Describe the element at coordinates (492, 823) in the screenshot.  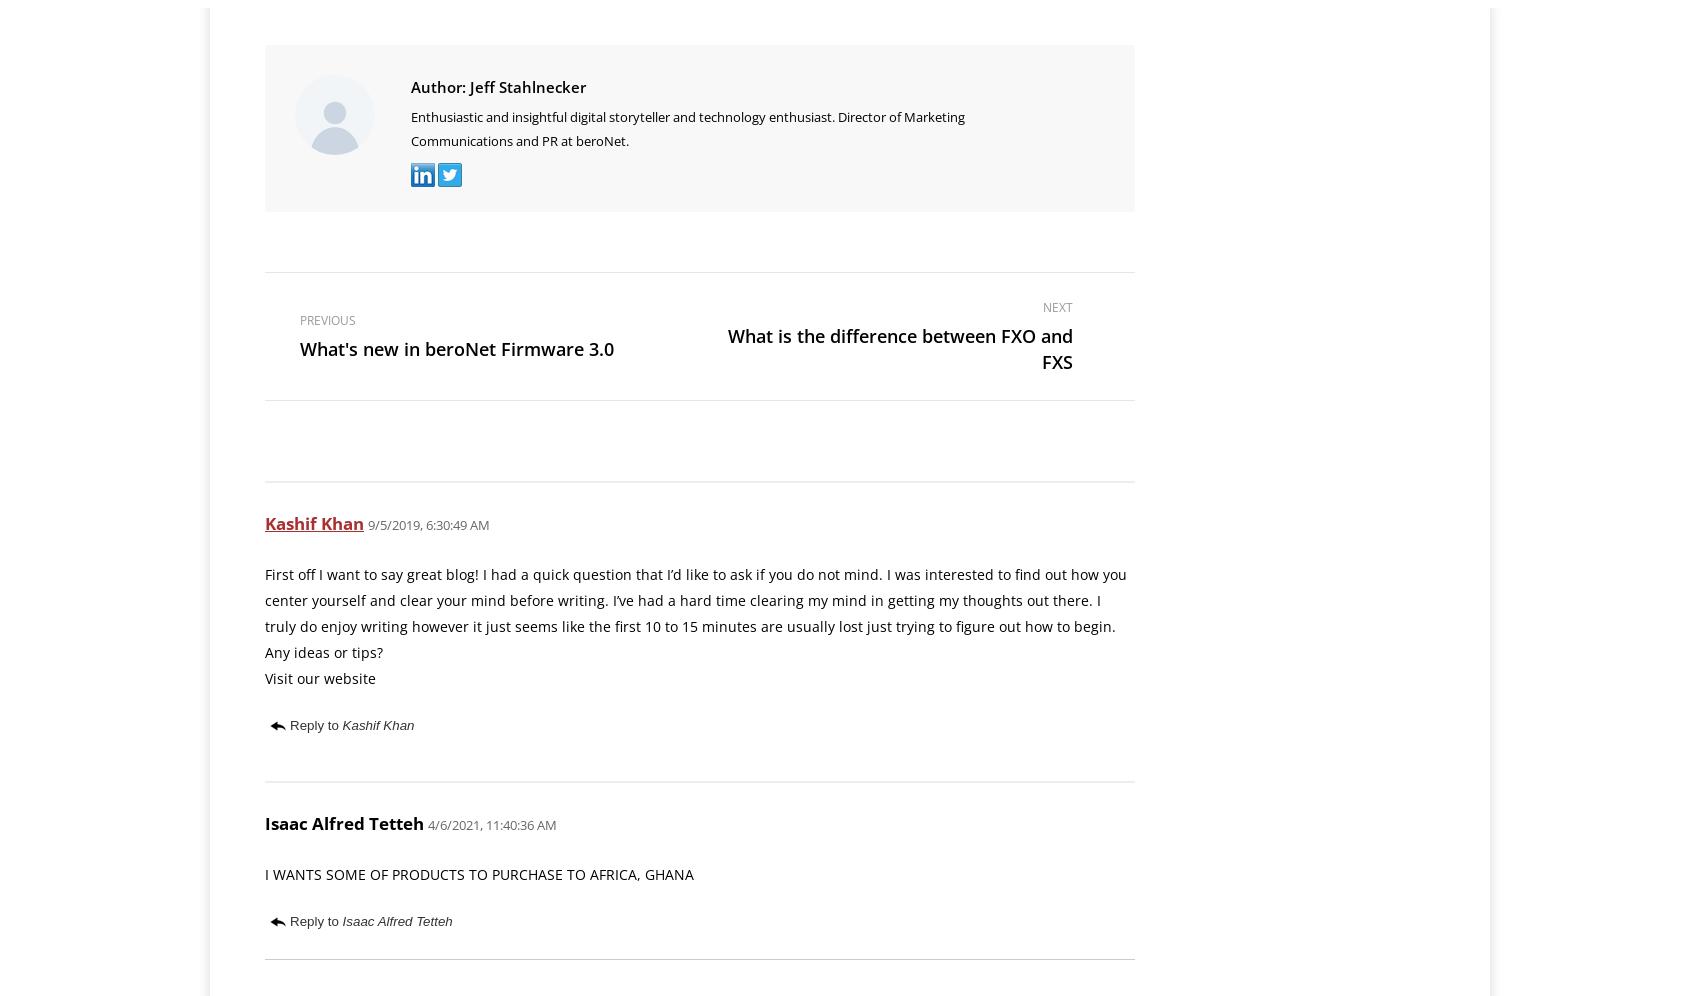
I see `'4/6/2021, 11:40:36 AM'` at that location.